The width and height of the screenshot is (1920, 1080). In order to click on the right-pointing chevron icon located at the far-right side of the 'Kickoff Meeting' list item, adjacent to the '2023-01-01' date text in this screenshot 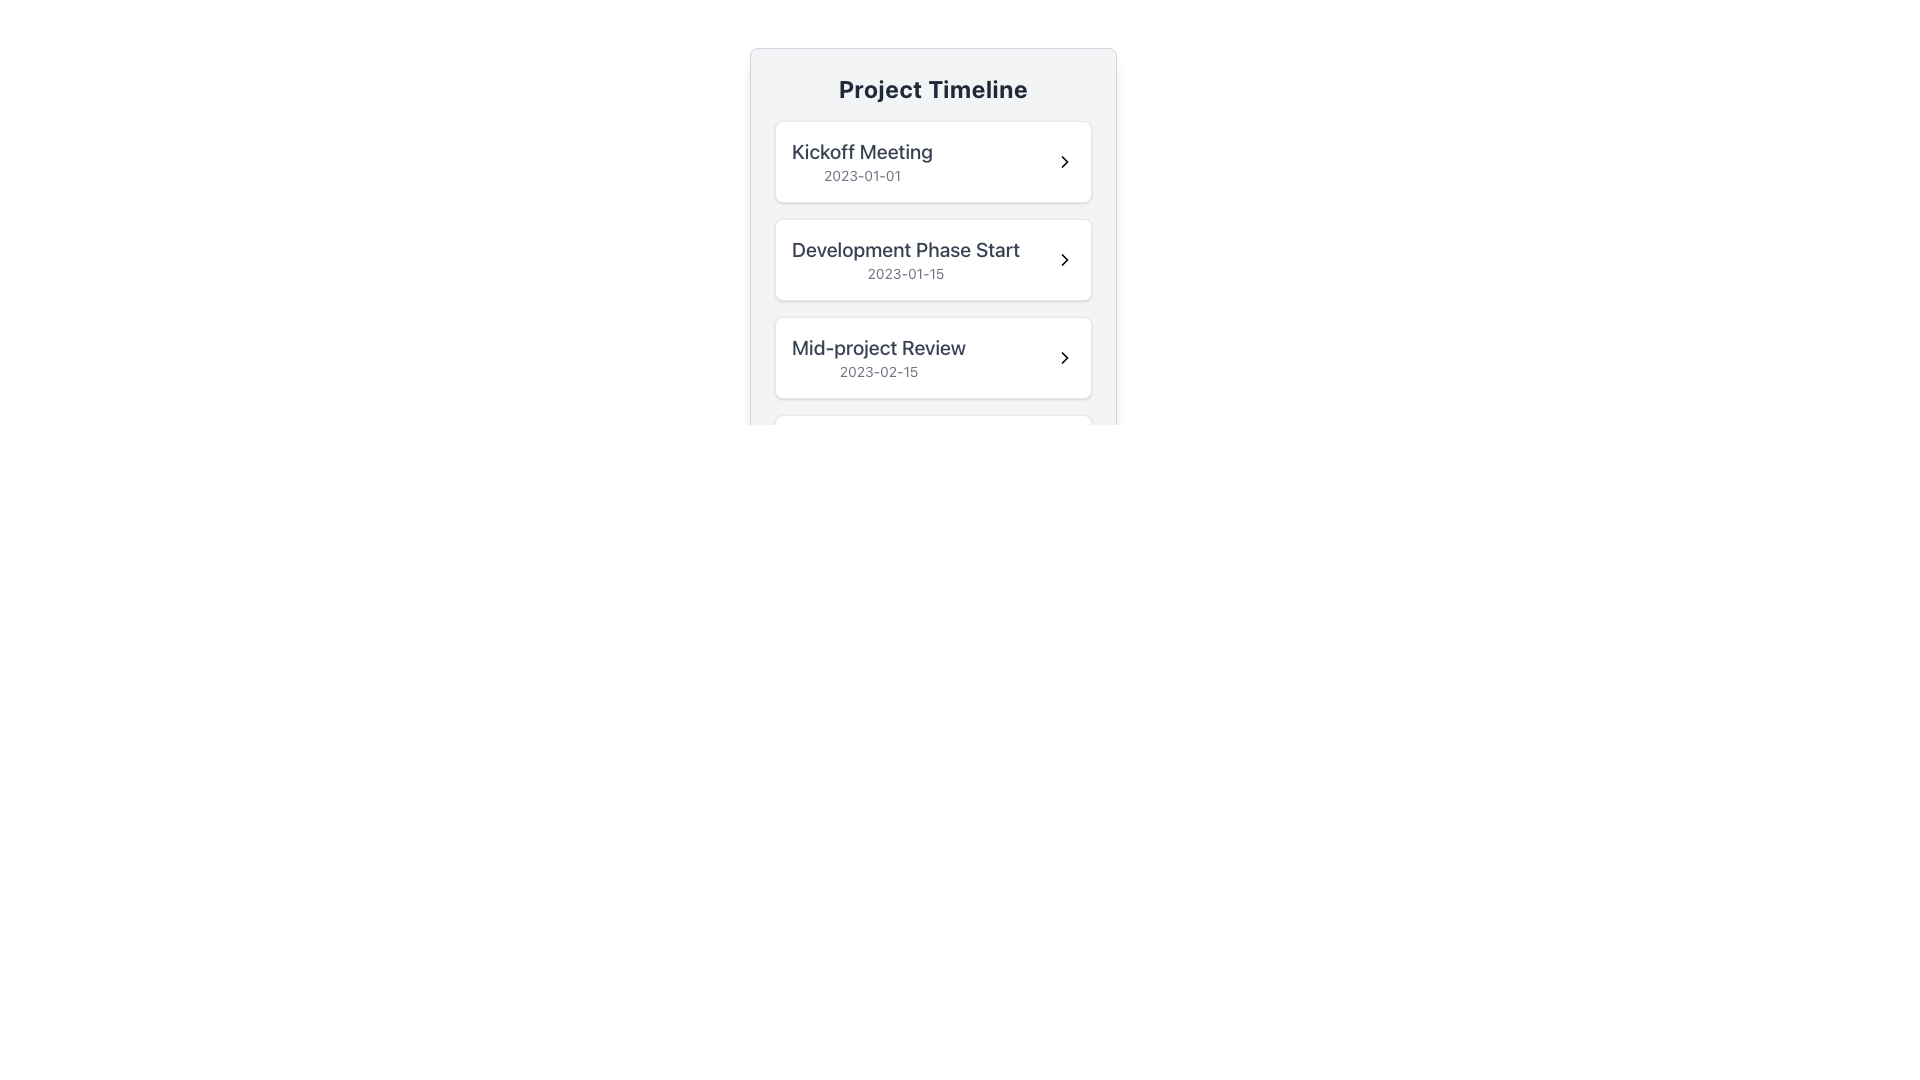, I will do `click(1064, 161)`.